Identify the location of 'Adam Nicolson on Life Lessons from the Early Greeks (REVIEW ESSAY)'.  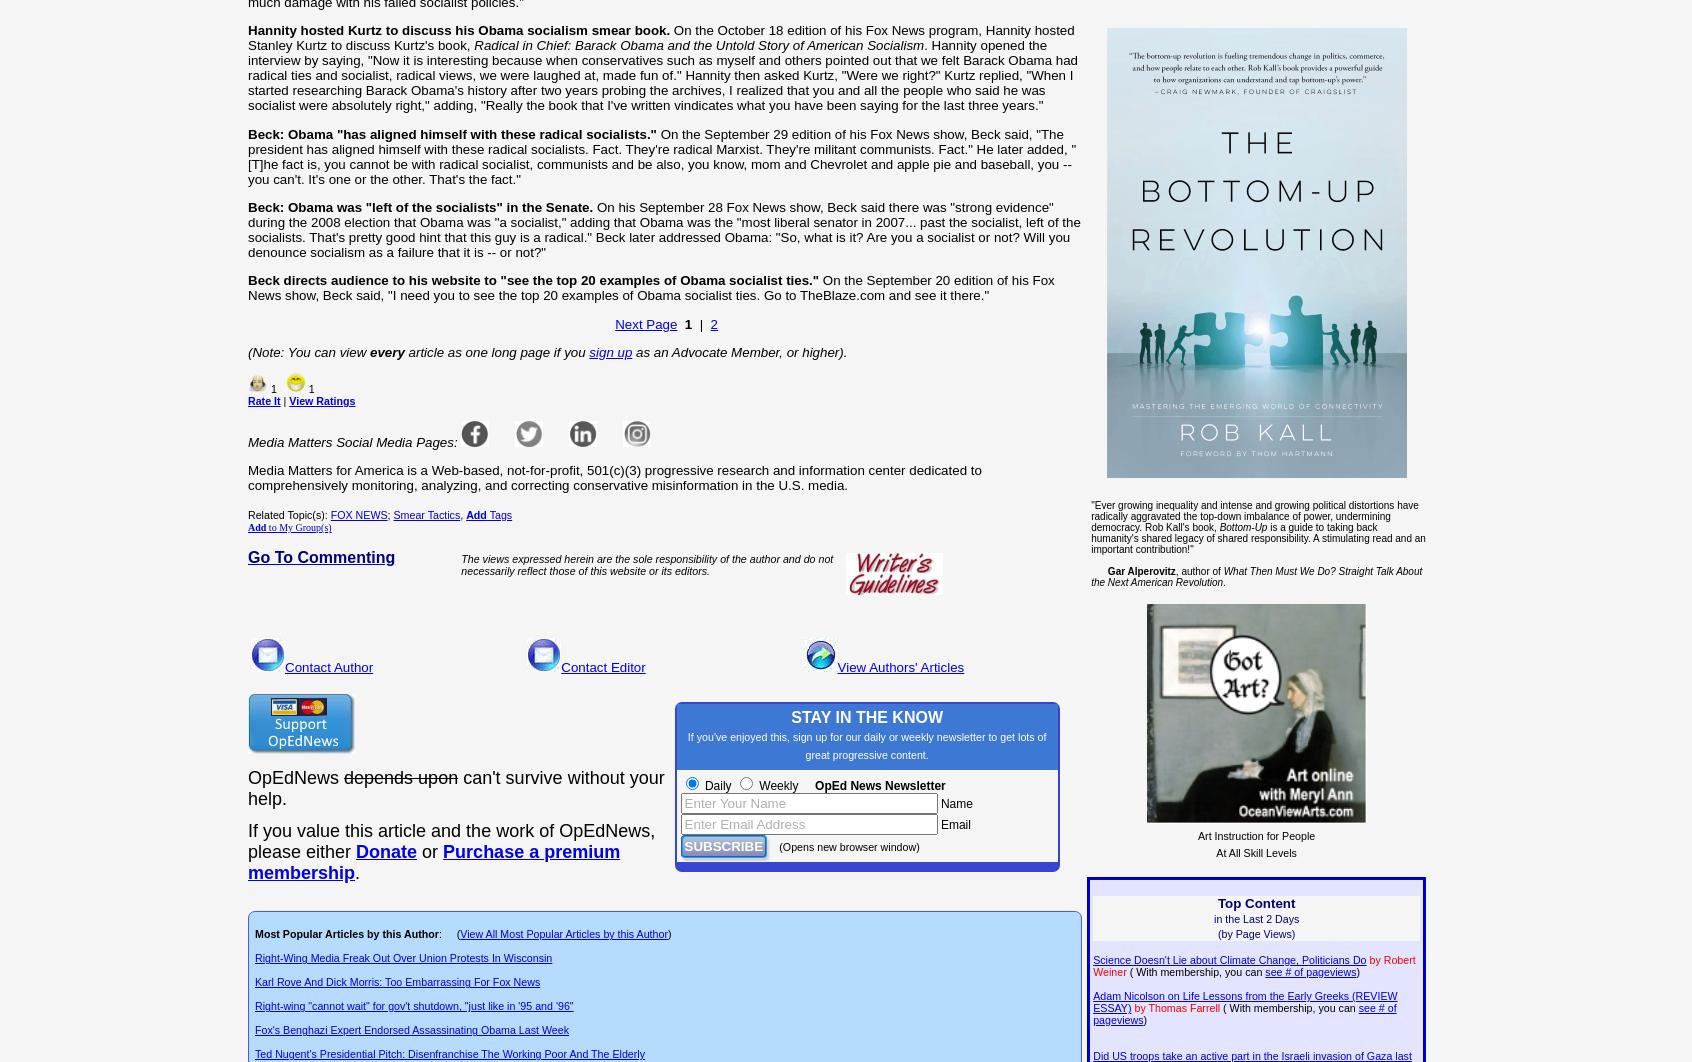
(1093, 1000).